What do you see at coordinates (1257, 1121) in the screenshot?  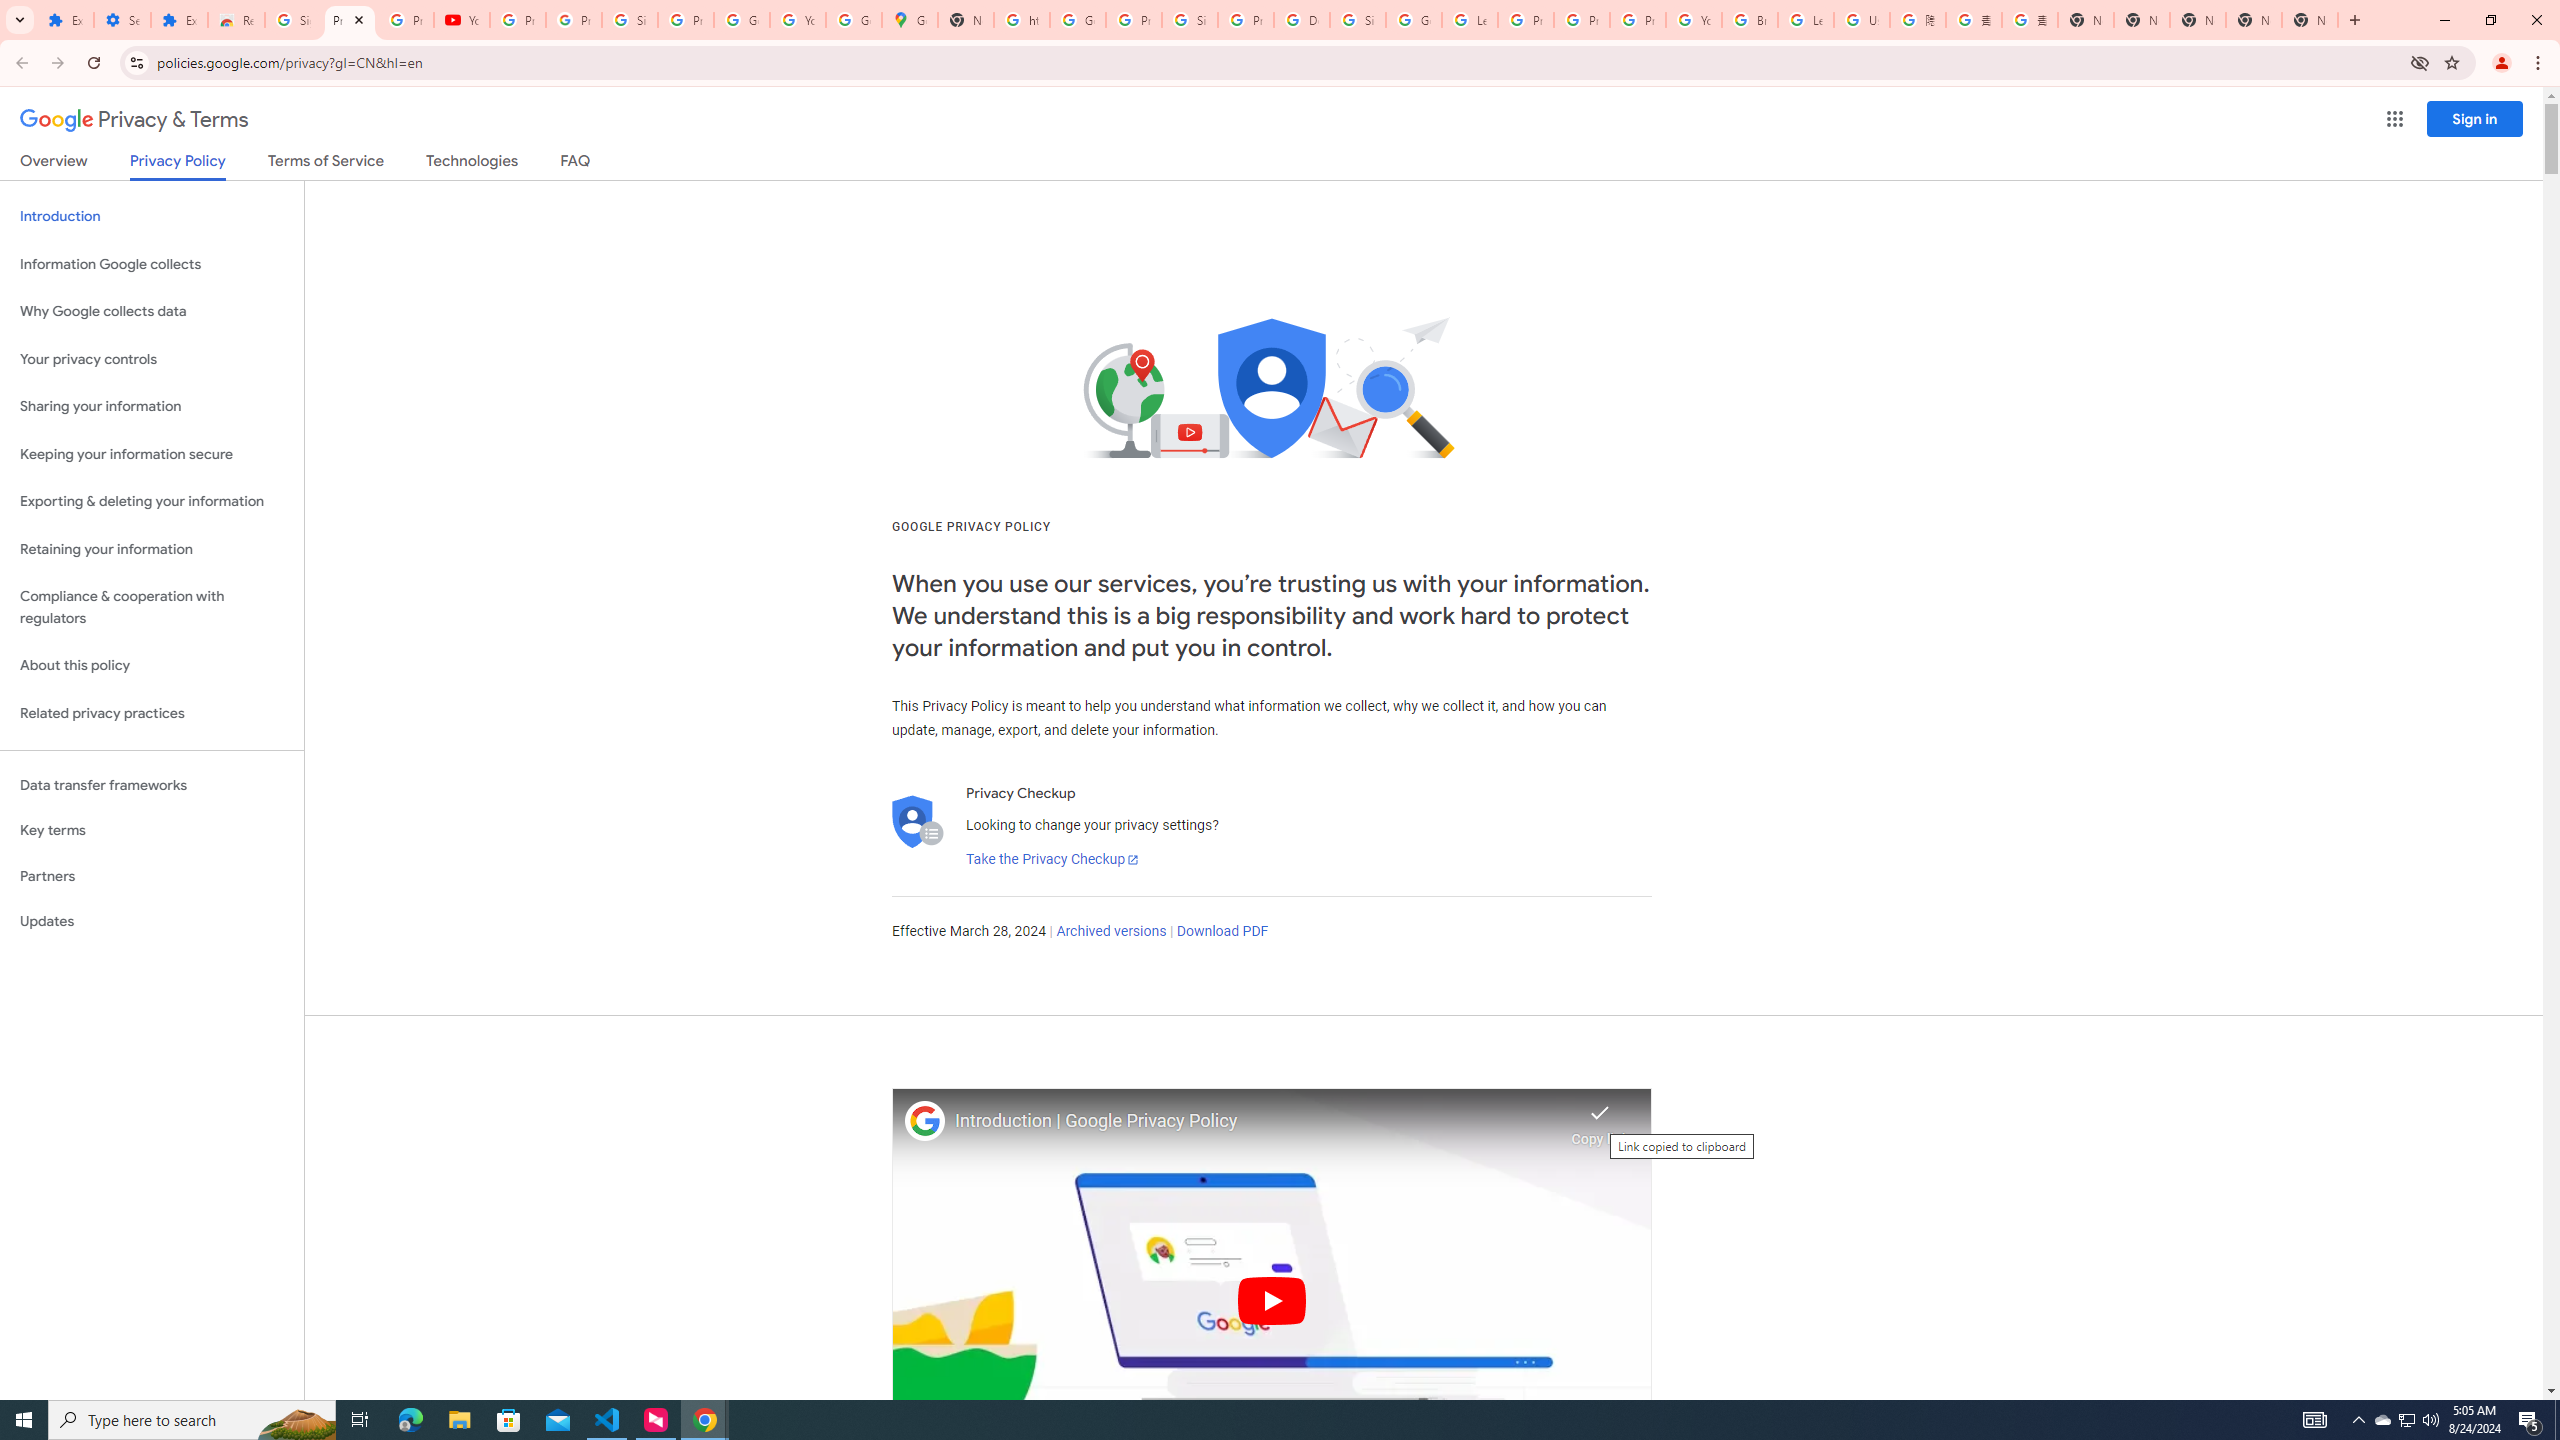 I see `'Introduction | Google Privacy Policy'` at bounding box center [1257, 1121].